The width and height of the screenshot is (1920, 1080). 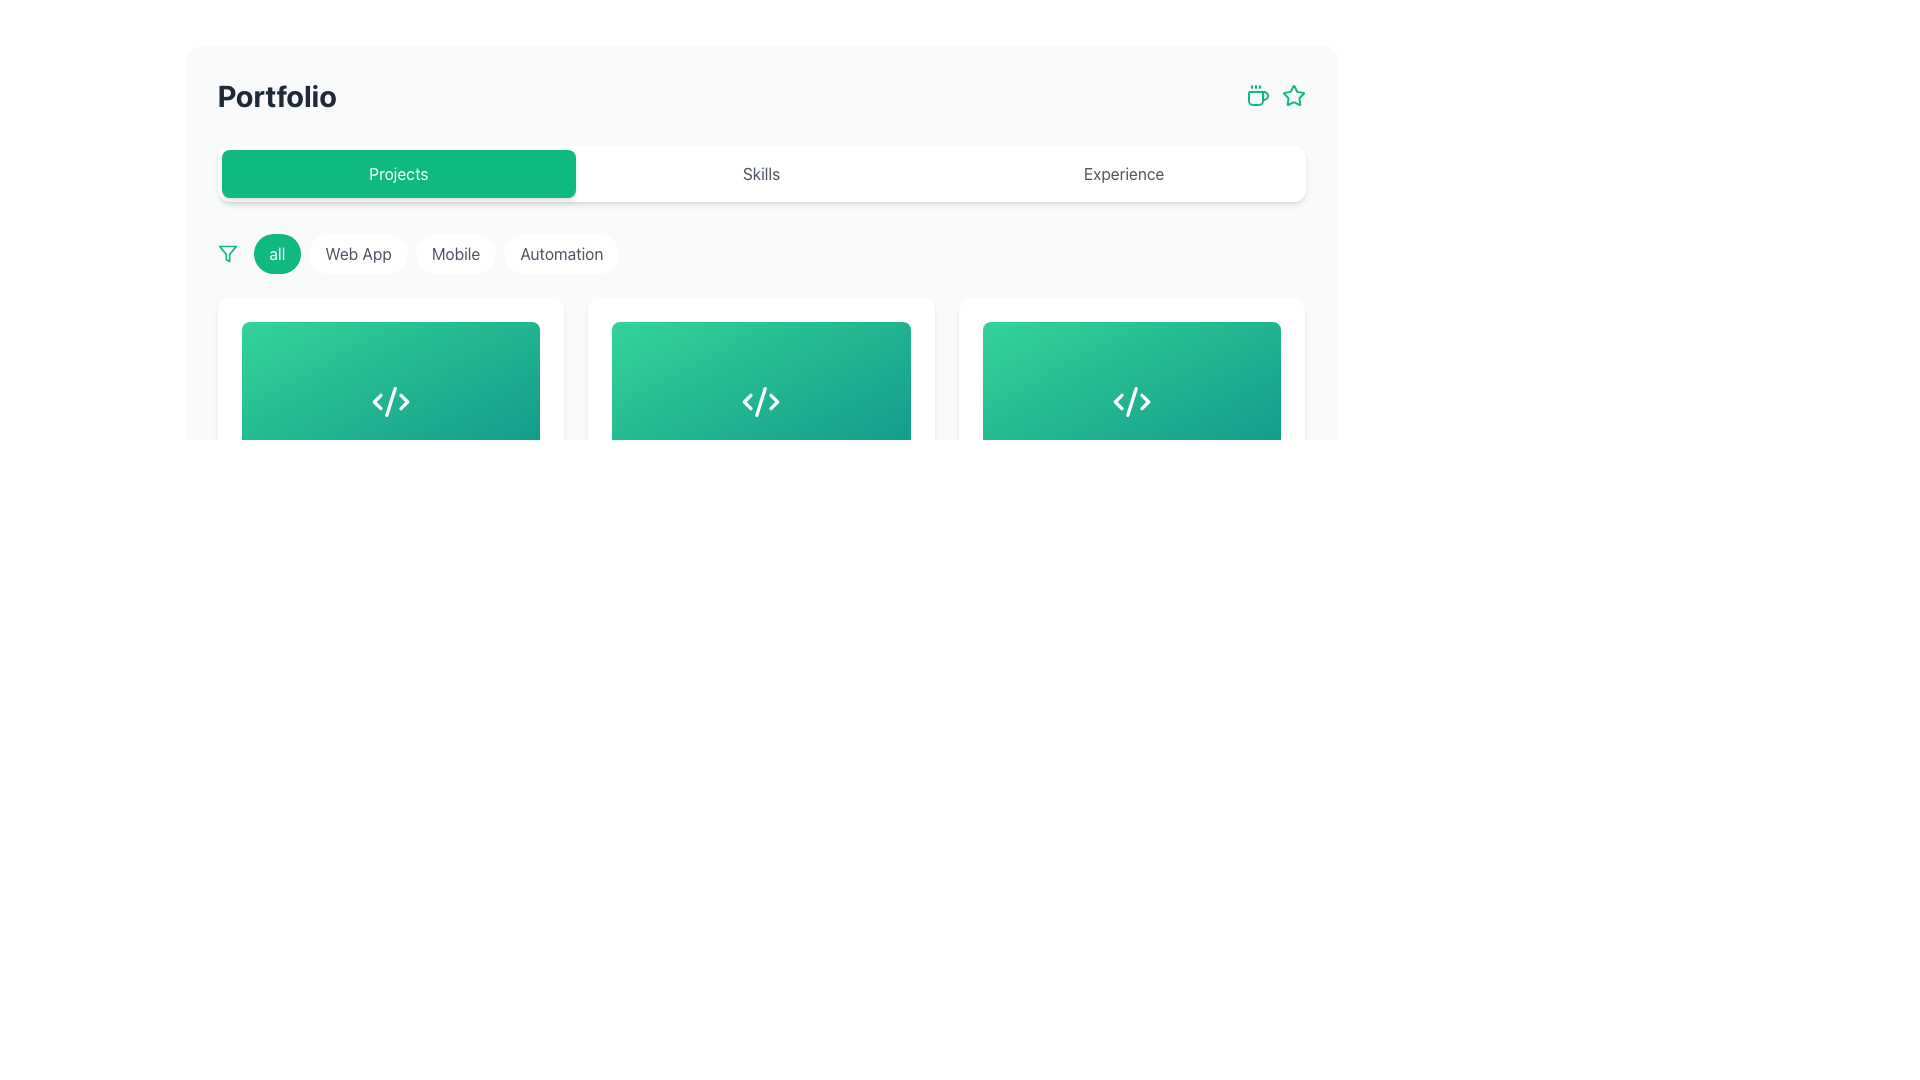 I want to click on the card containing the code symbol icon, which is located in the Portfolio section, specifically in the first card of the second row, directly below the 'all' filter button, so click(x=390, y=401).